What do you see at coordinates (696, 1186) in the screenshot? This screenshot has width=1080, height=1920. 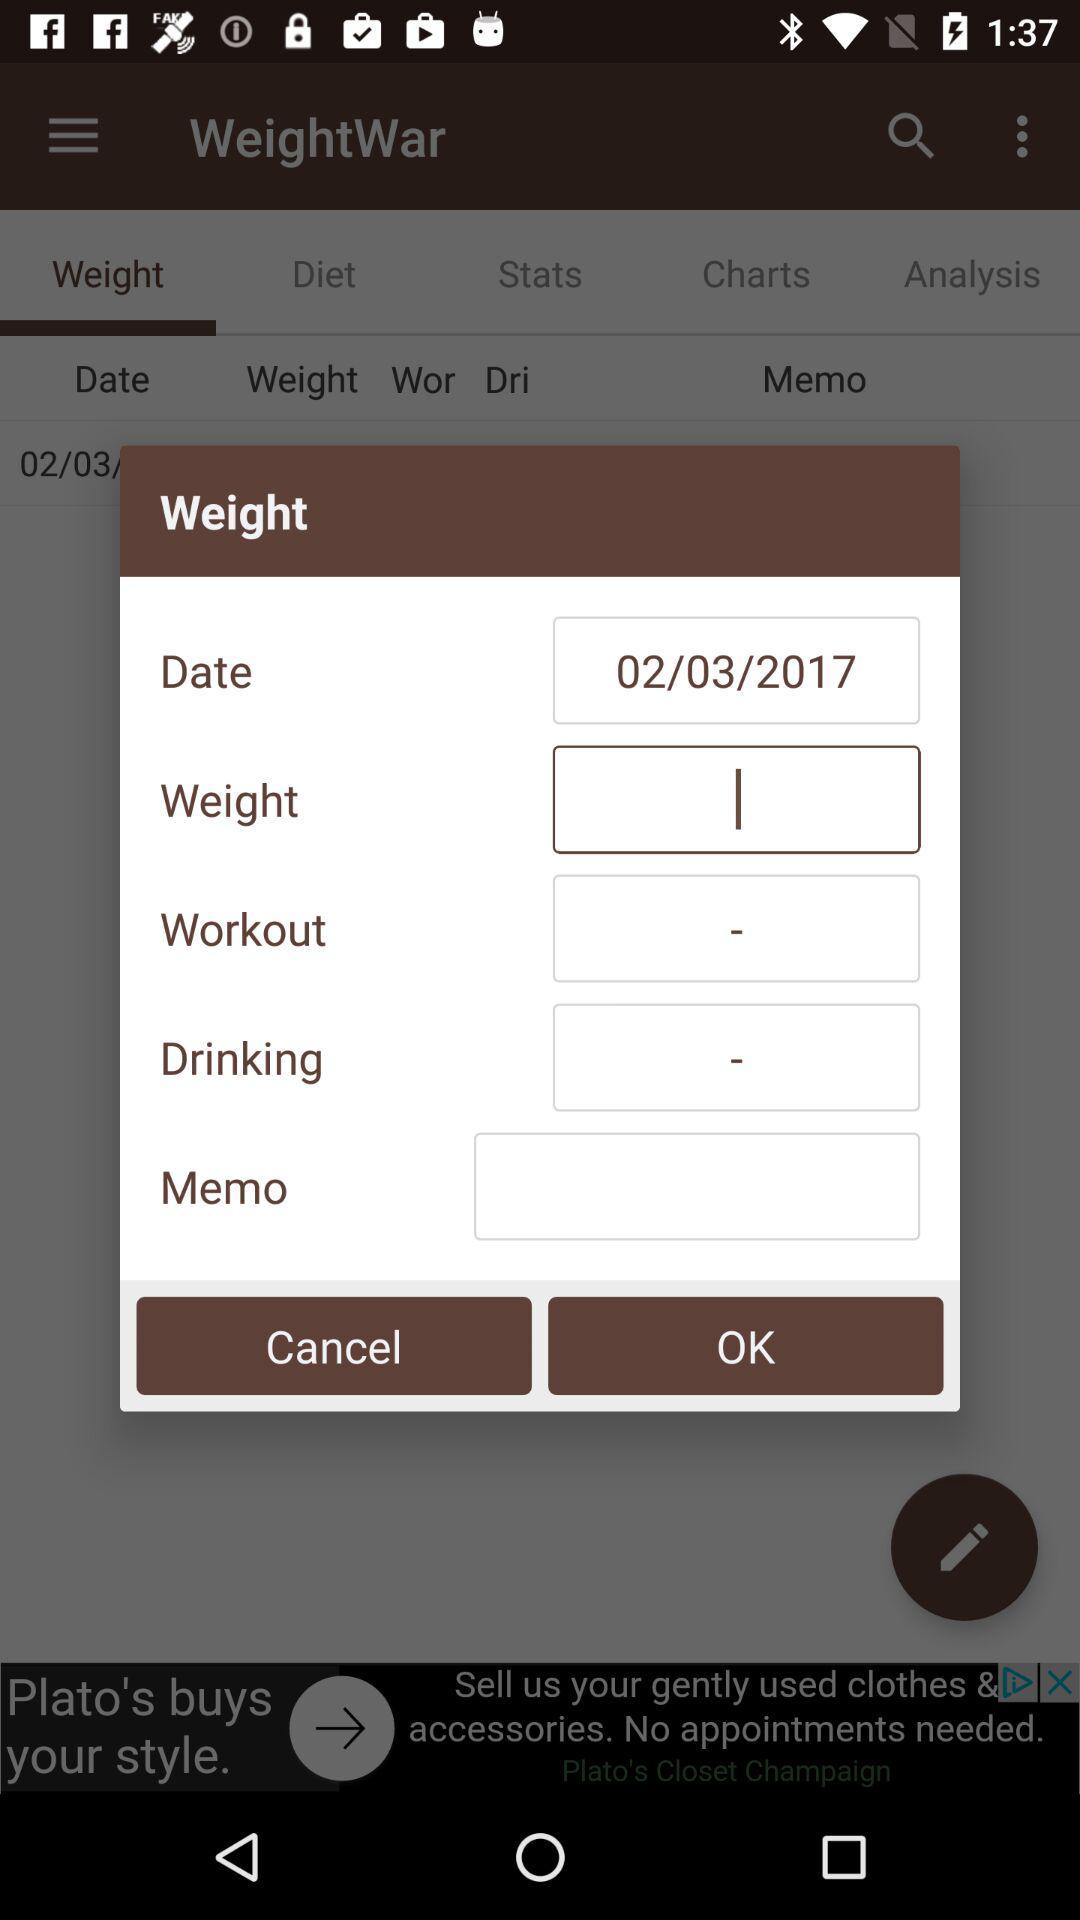 I see `the item below the drinking` at bounding box center [696, 1186].